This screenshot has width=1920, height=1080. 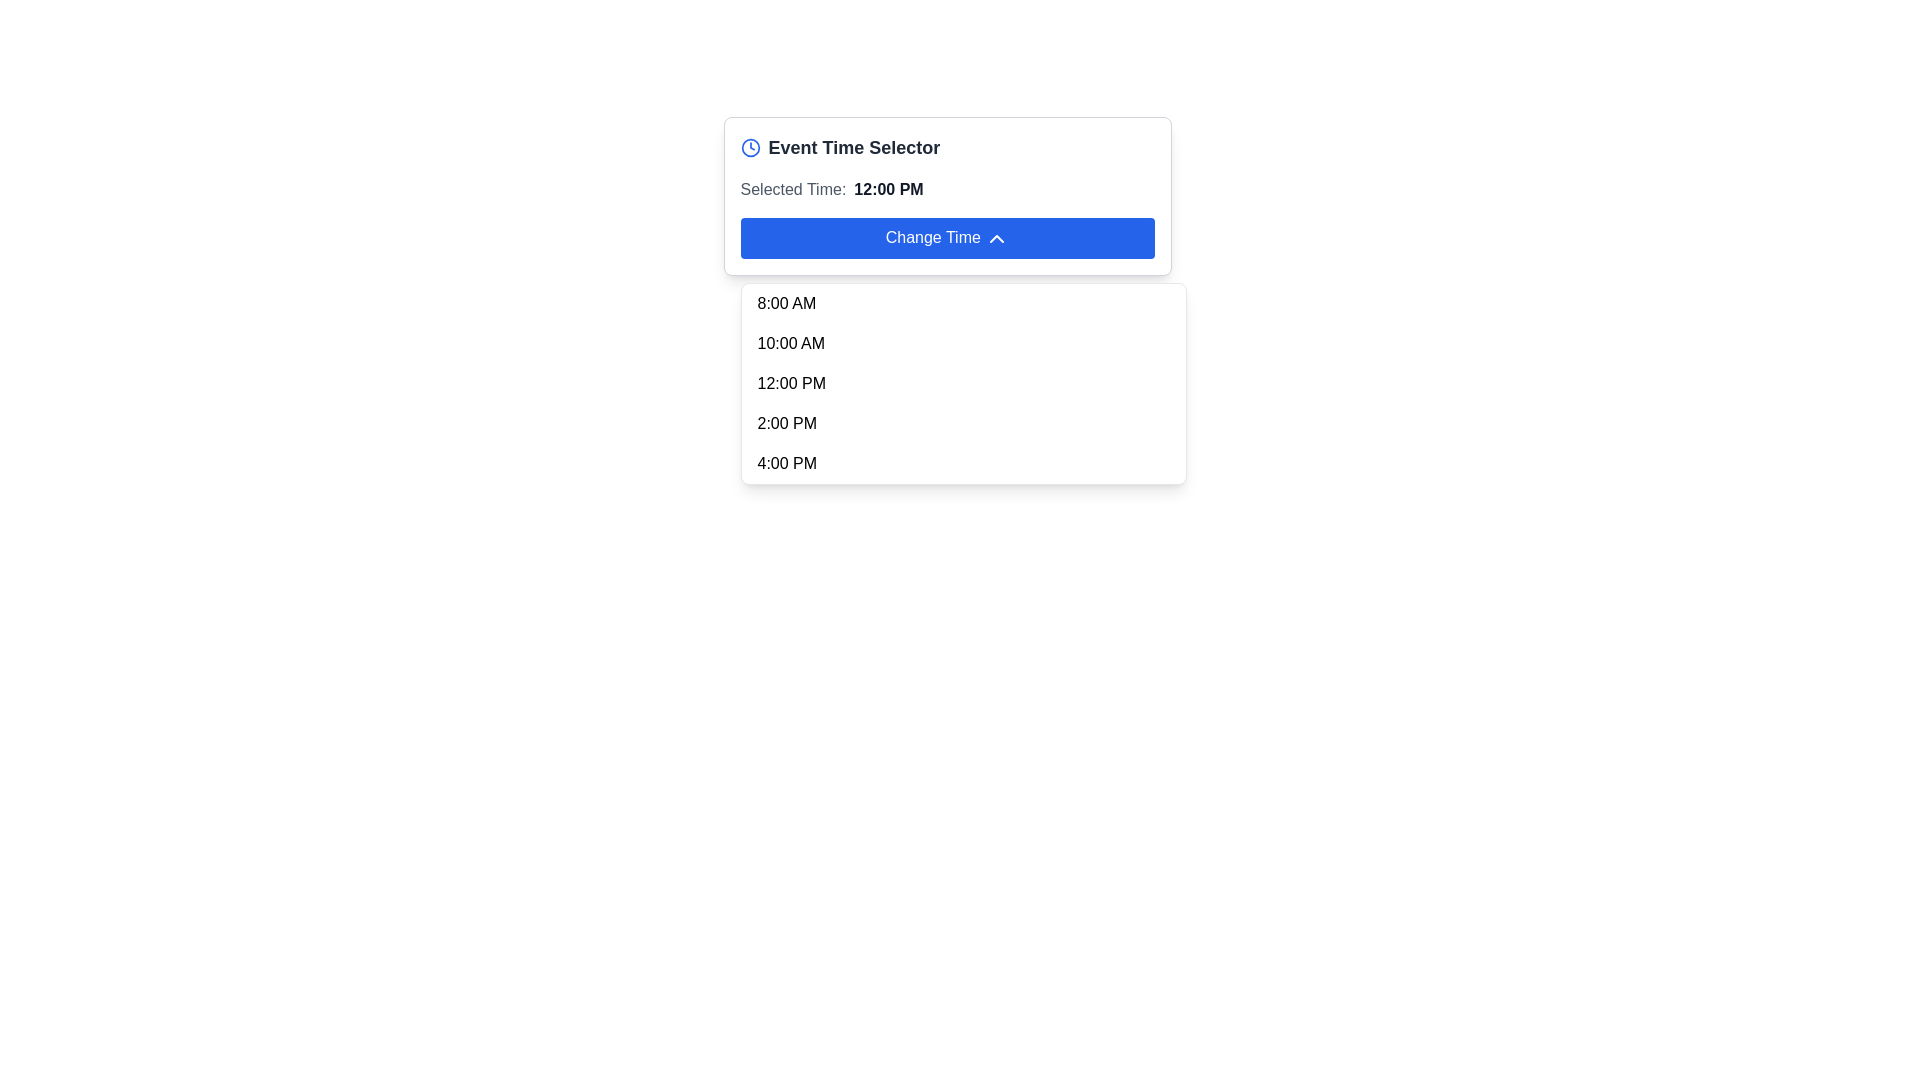 I want to click on the time selection button displaying '8:00 AM' in the dropdown menu beneath the 'Change Time' button, so click(x=963, y=303).